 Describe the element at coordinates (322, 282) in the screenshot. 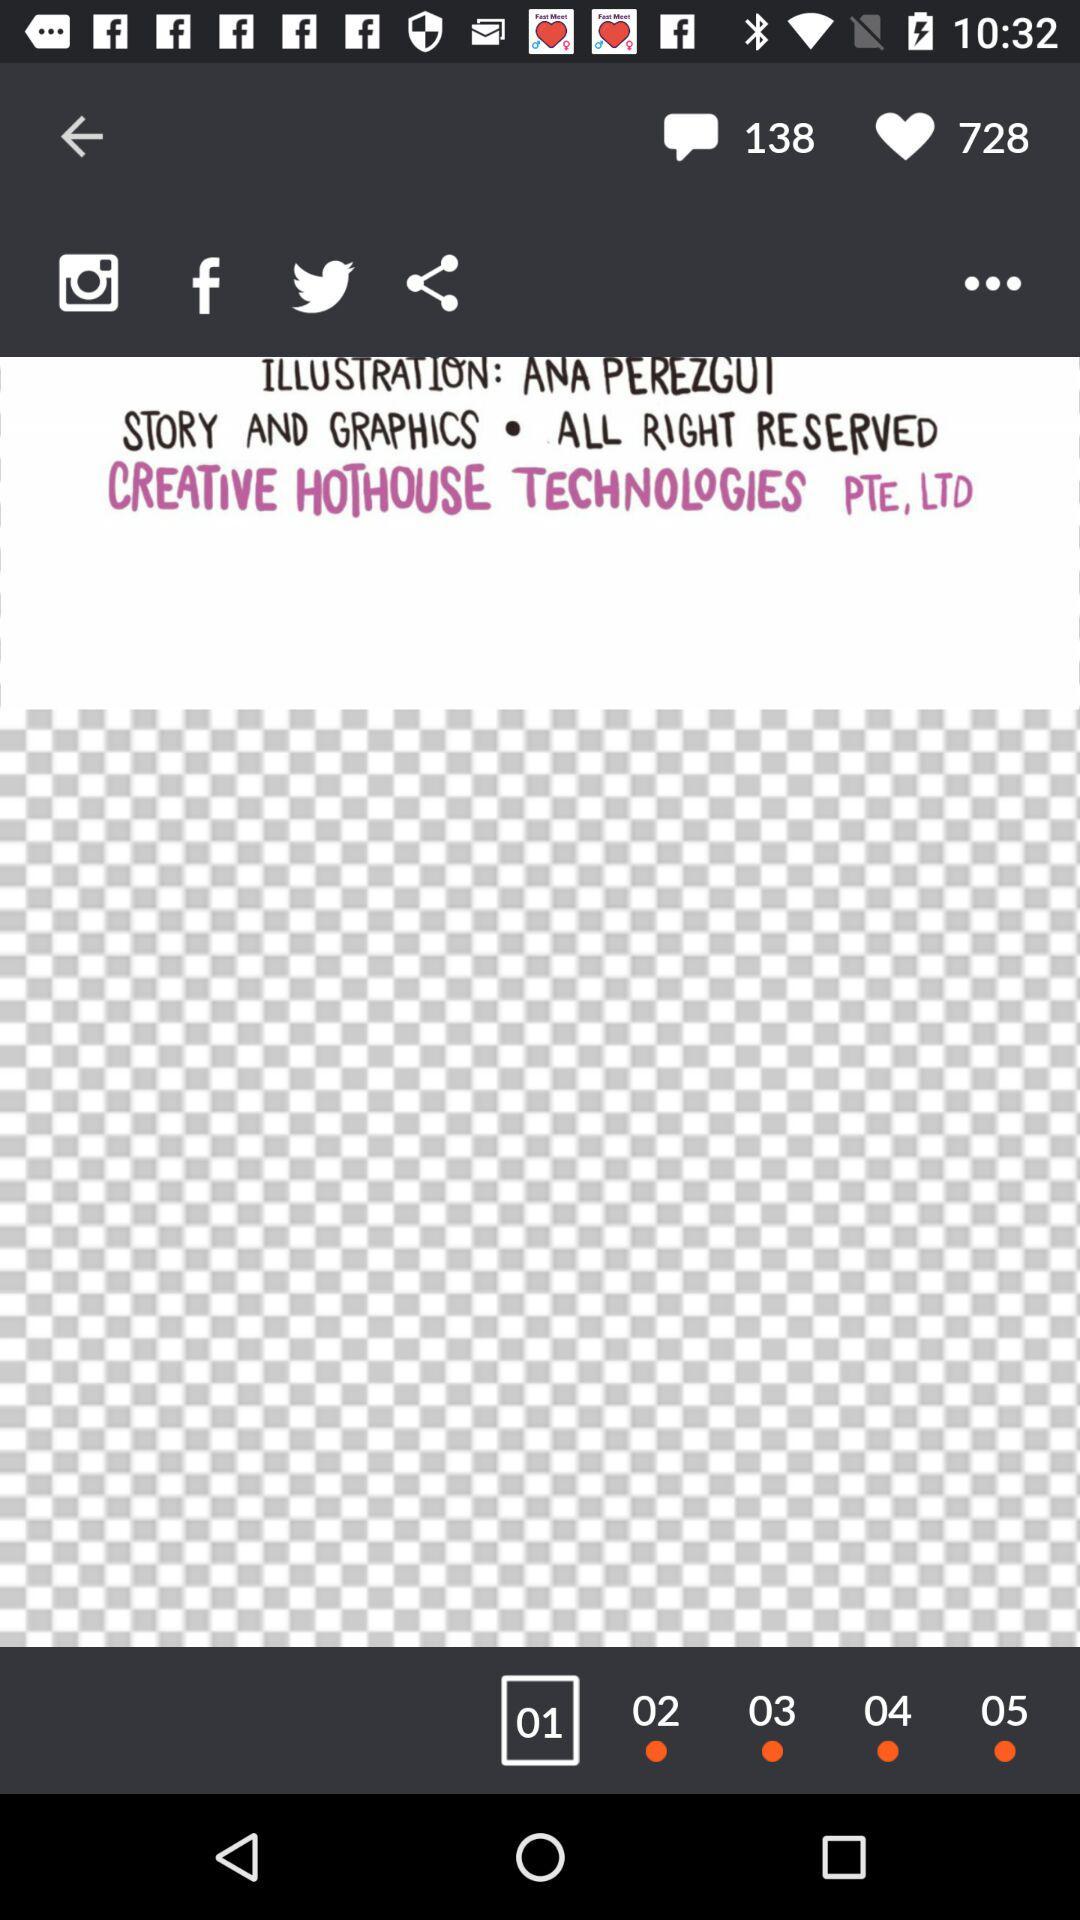

I see `the twitter icon` at that location.